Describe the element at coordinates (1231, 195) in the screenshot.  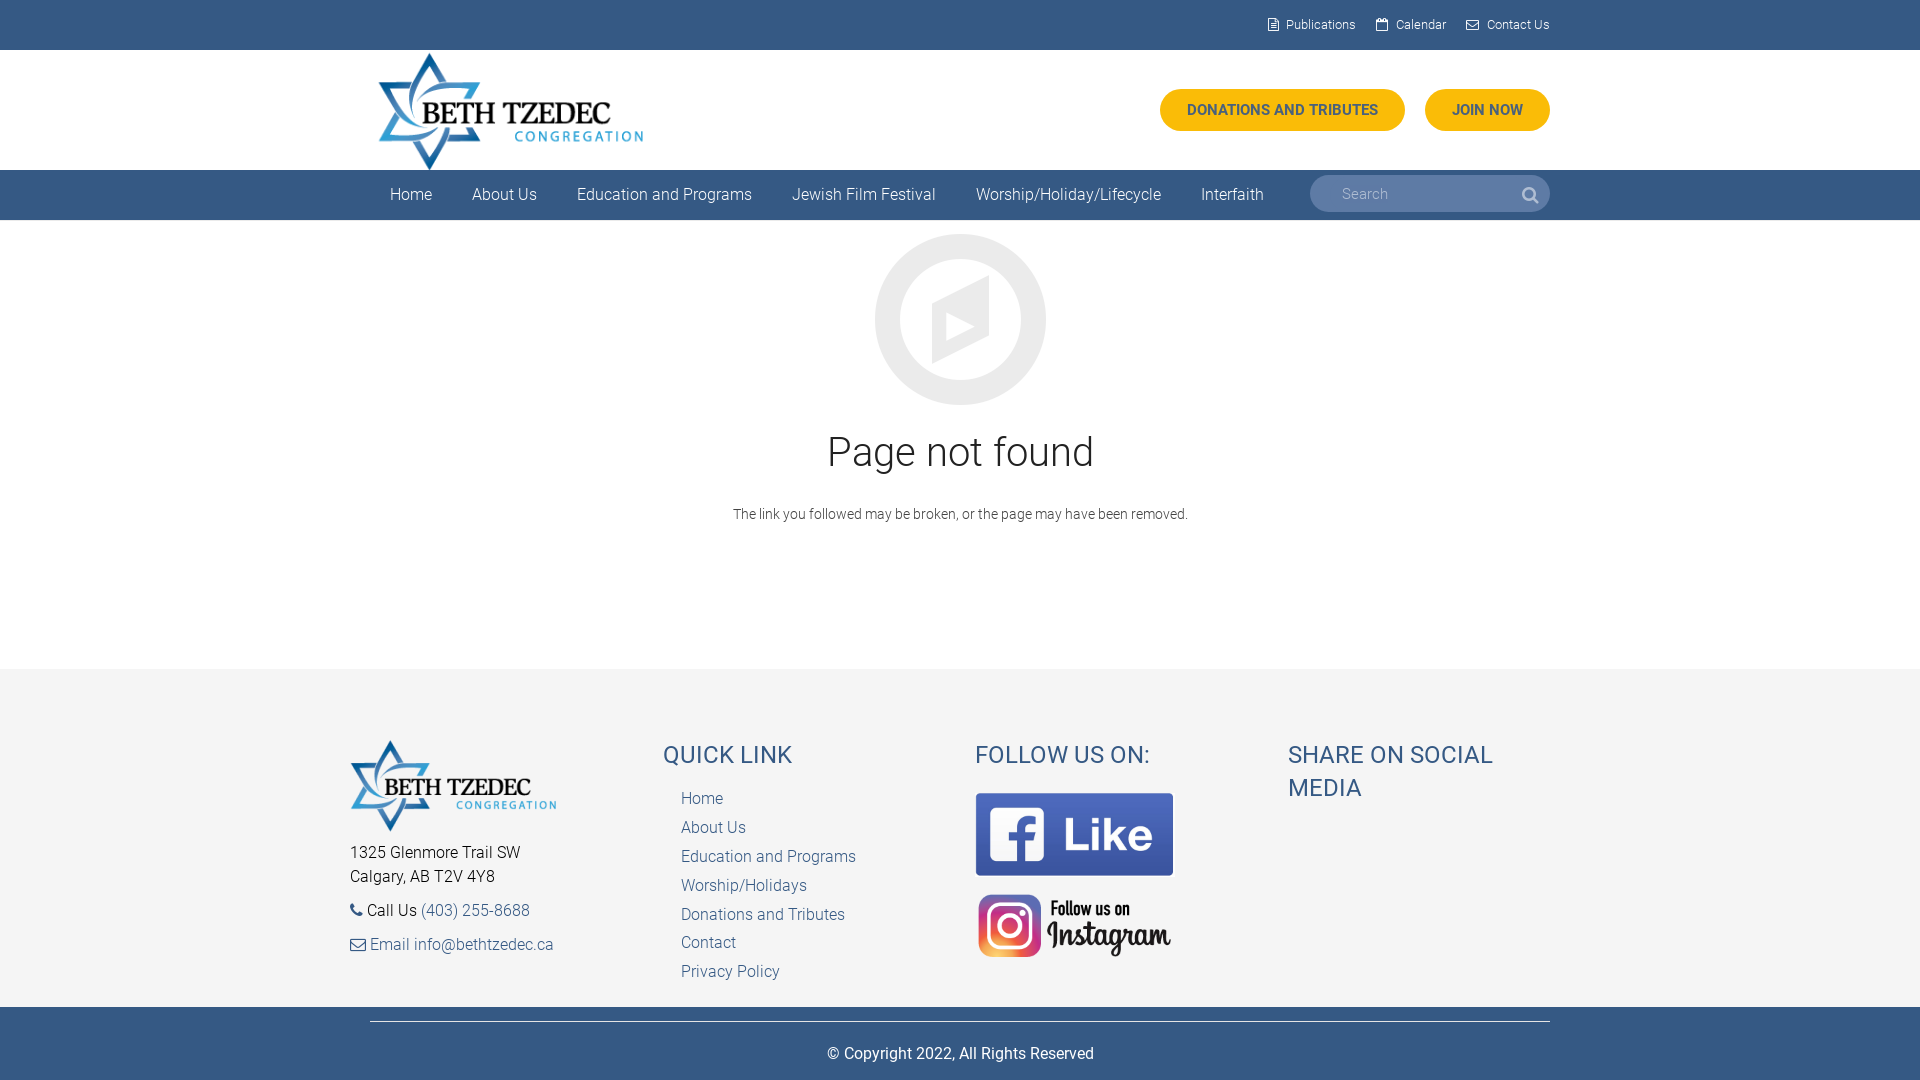
I see `'Interfaith'` at that location.